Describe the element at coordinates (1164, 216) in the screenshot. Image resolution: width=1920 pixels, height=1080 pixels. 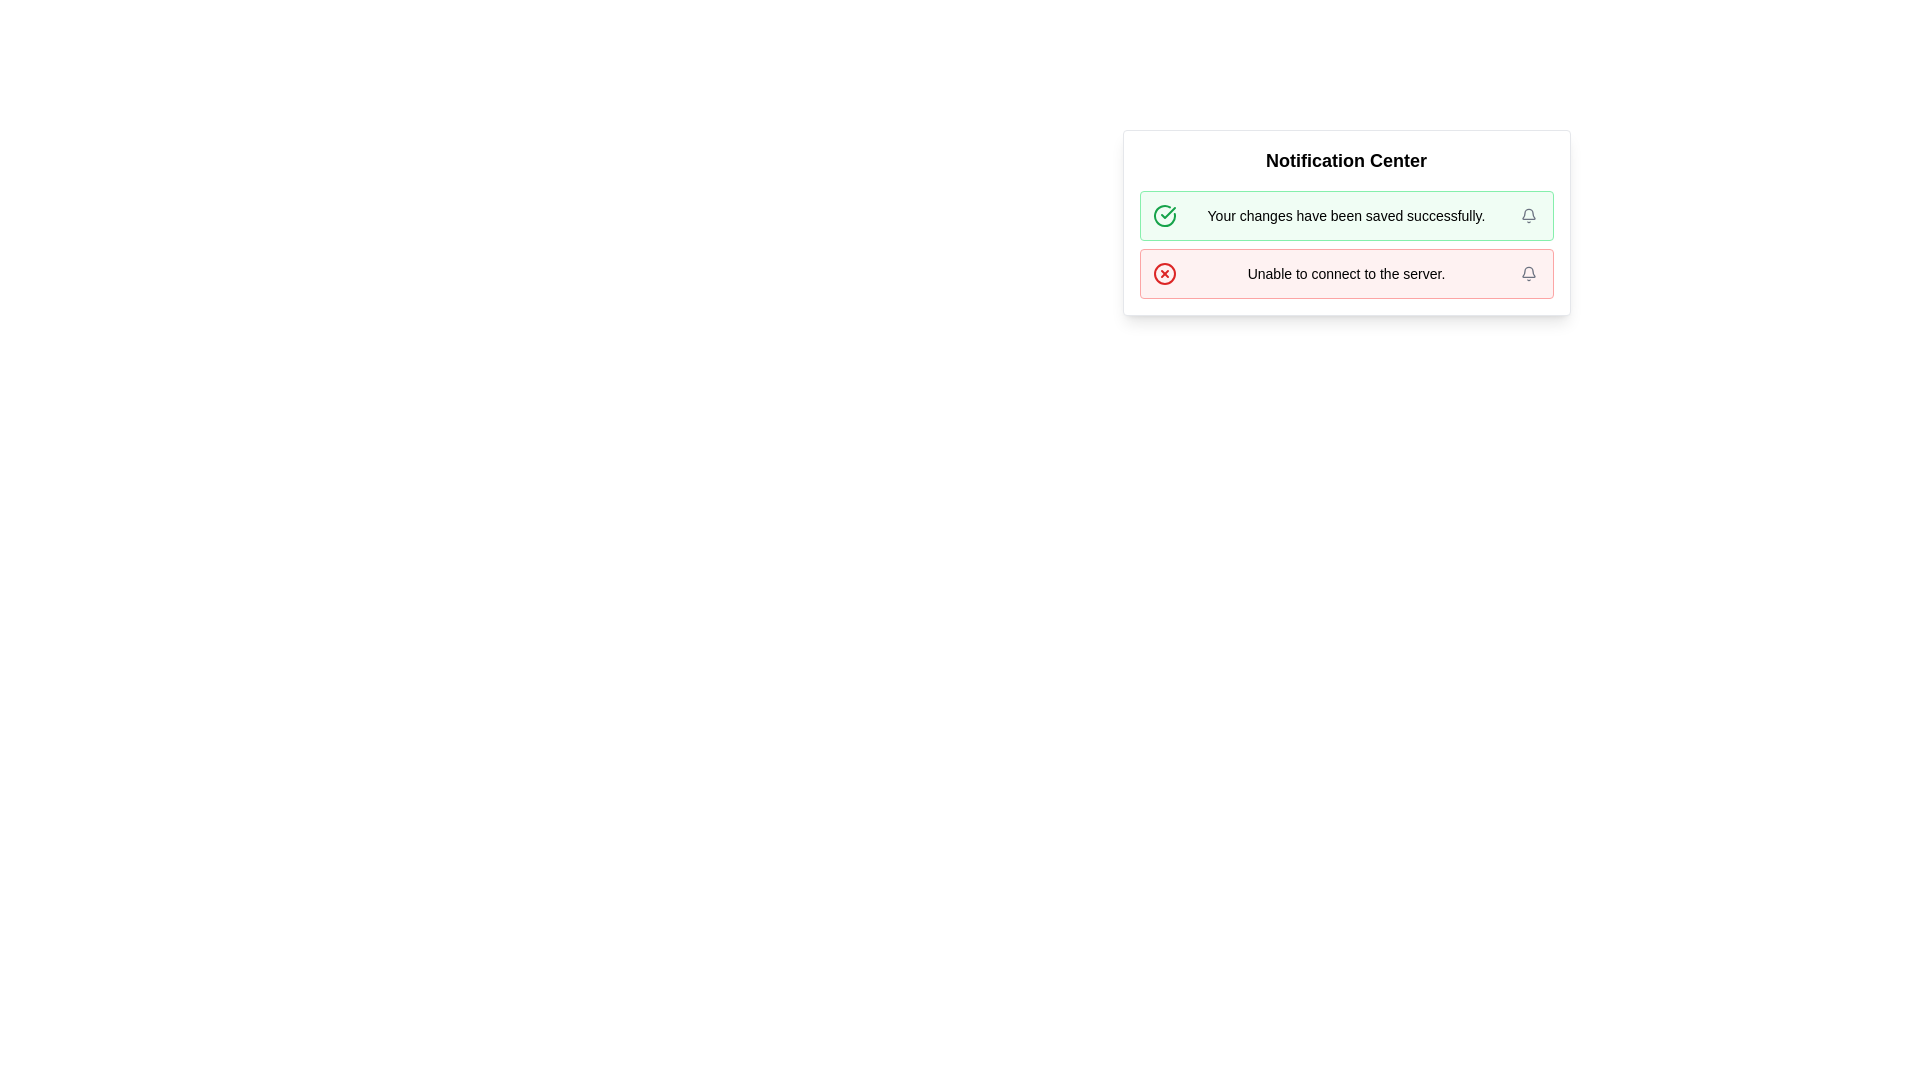
I see `the green stroke segment of the circular icon located on the left side of the notification message indicating a successful save operation` at that location.